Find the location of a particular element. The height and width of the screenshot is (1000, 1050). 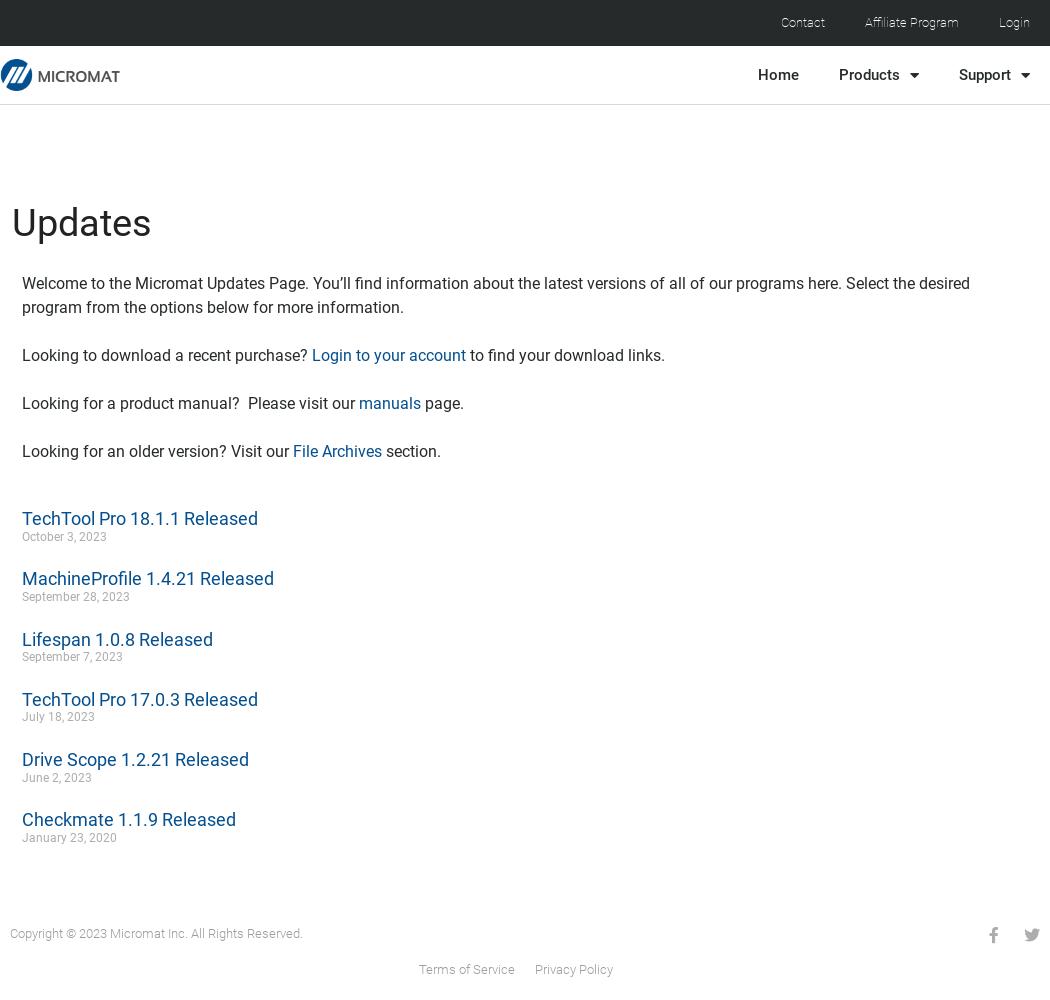

'Home' is located at coordinates (757, 74).